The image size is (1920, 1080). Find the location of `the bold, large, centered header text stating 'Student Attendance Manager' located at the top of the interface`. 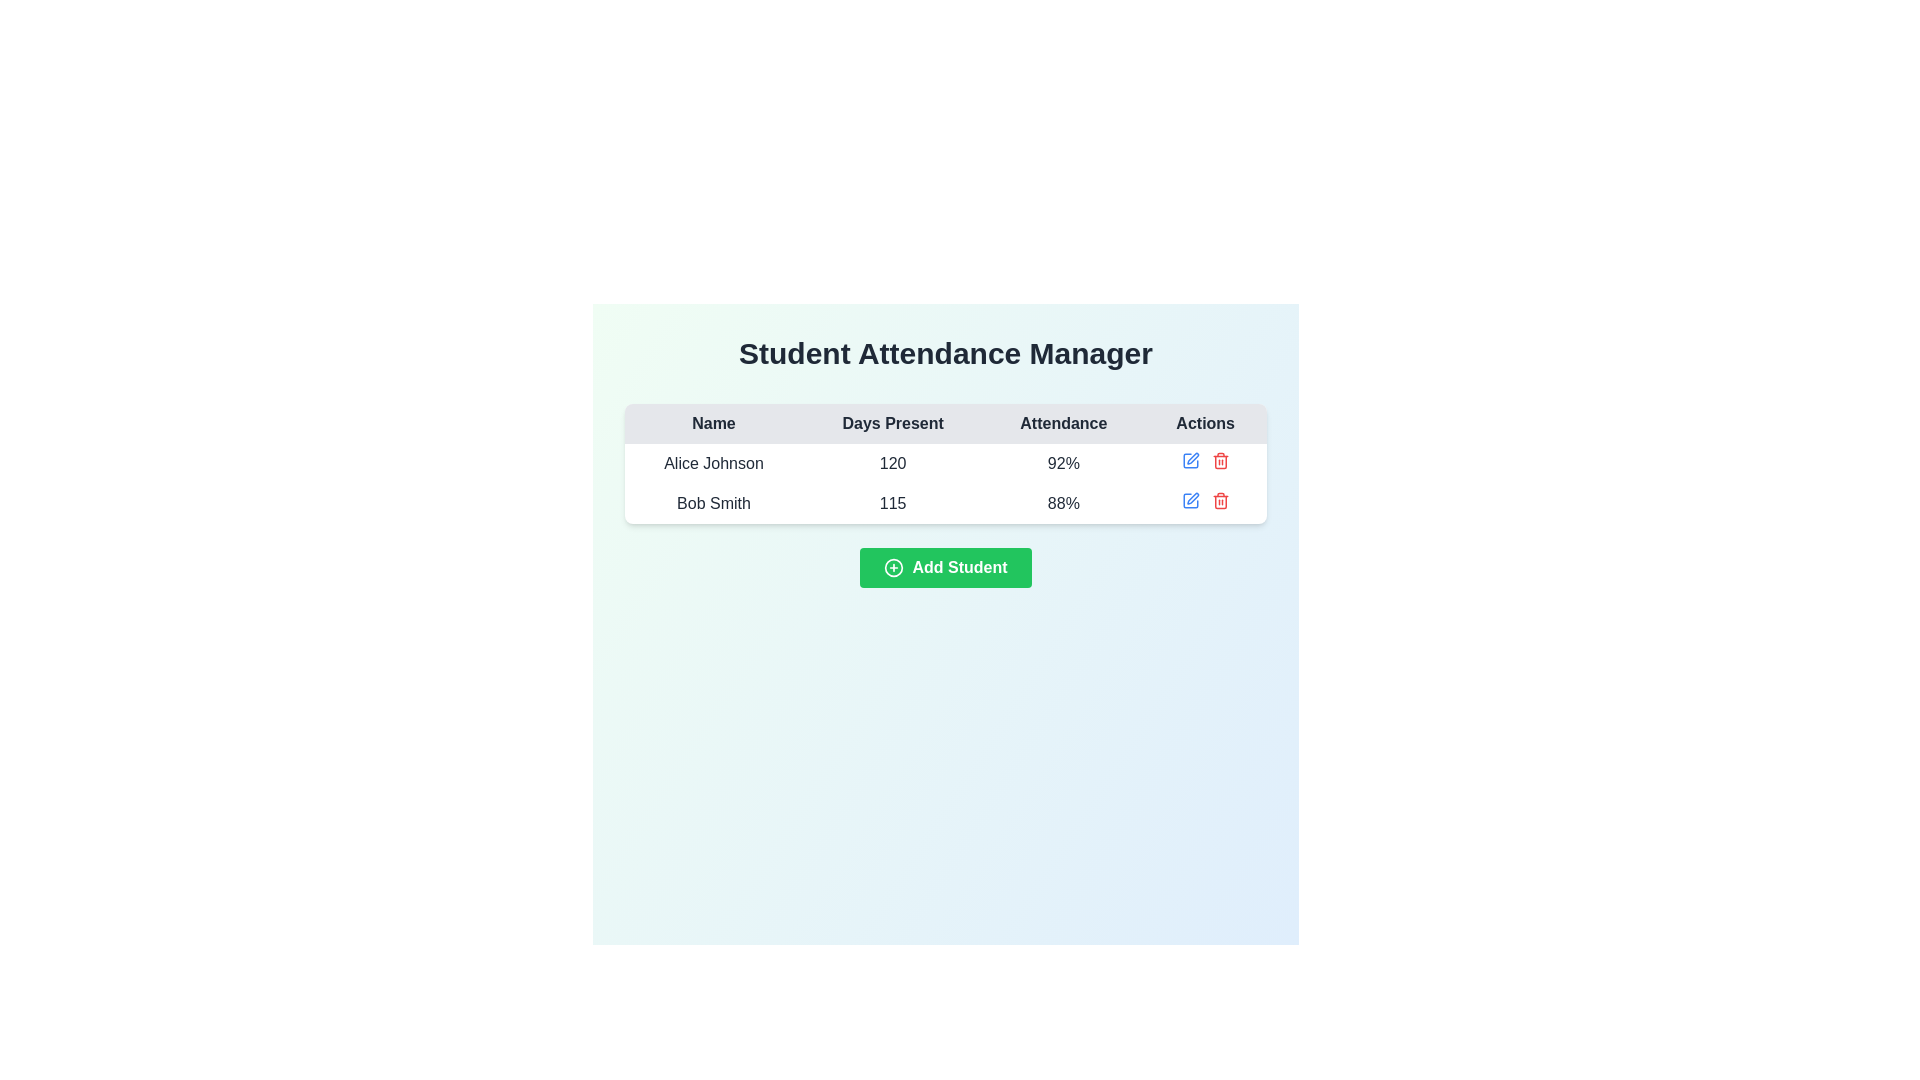

the bold, large, centered header text stating 'Student Attendance Manager' located at the top of the interface is located at coordinates (944, 353).